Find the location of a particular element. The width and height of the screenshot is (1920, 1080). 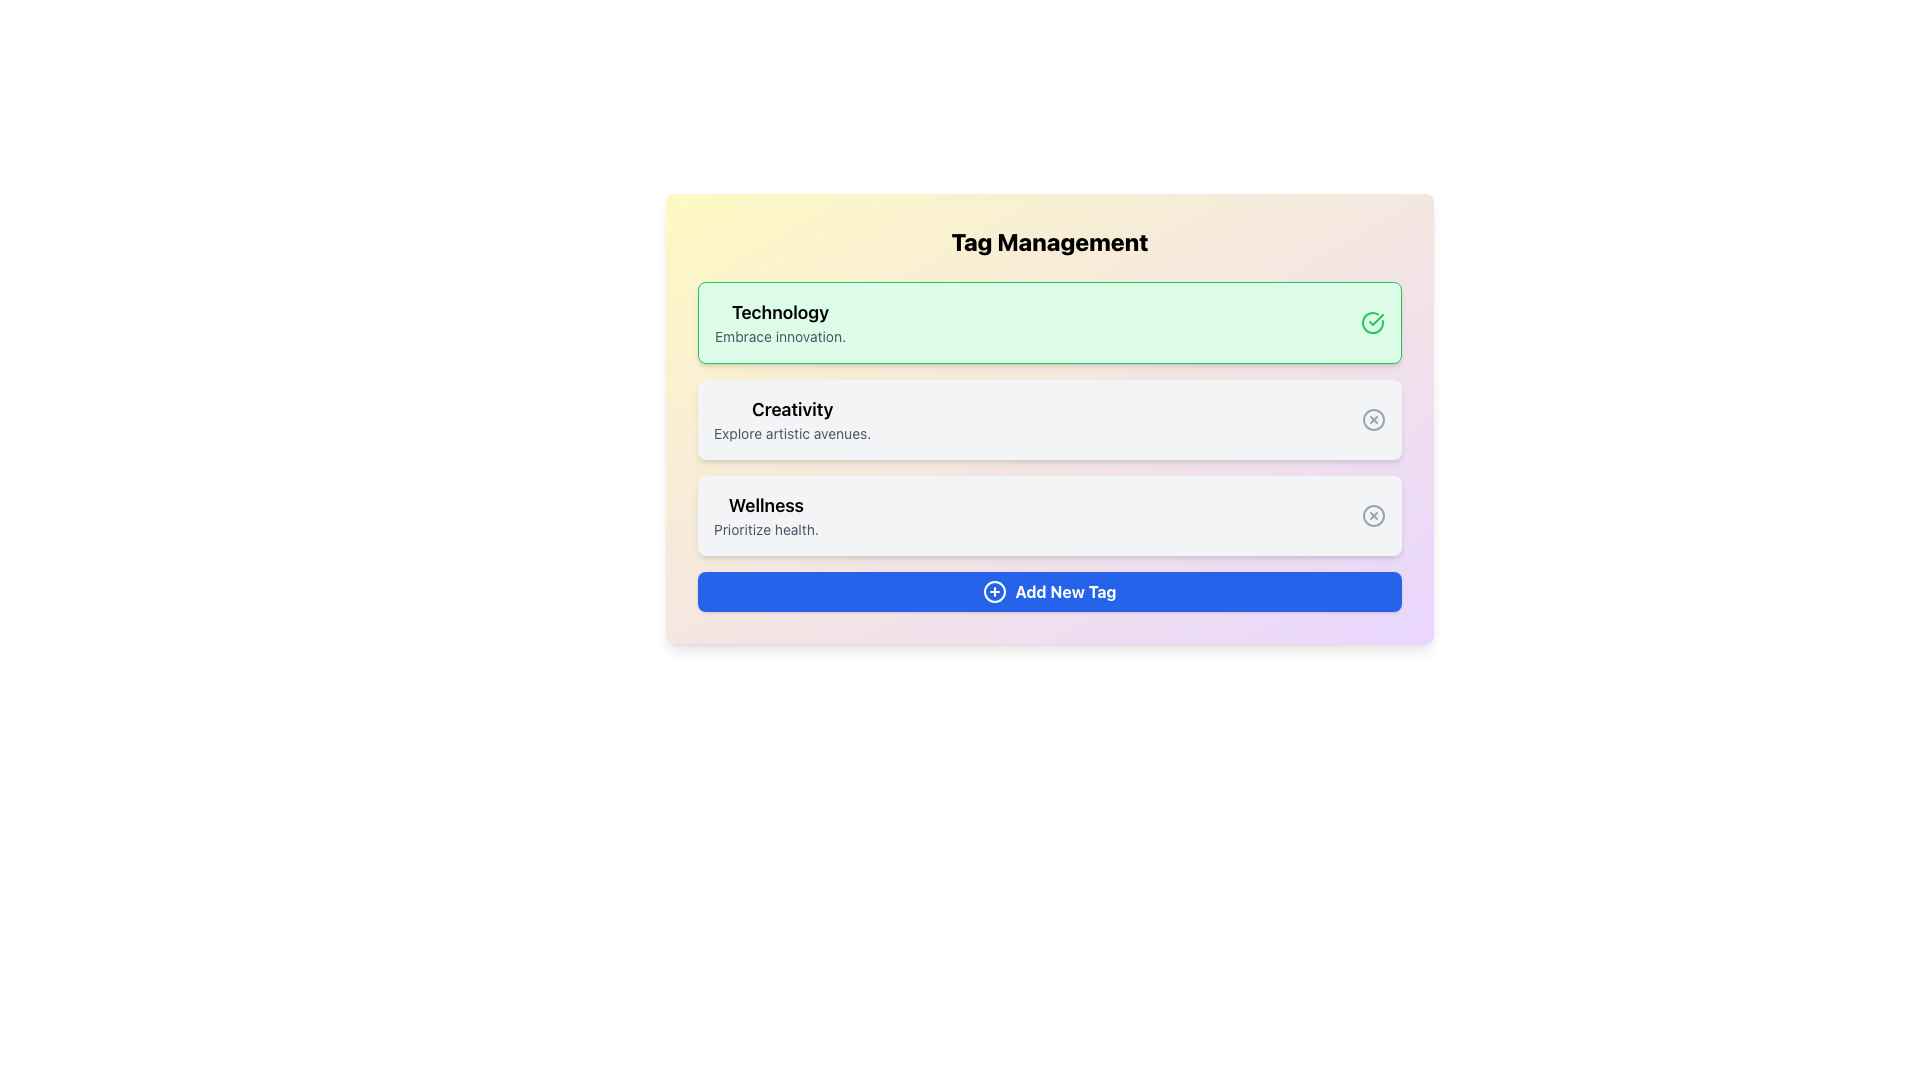

the static text label titled 'Wellness' located in the third card of a vertical list, positioned between the 'Creativity' card and the 'Add New Tag' button is located at coordinates (765, 515).